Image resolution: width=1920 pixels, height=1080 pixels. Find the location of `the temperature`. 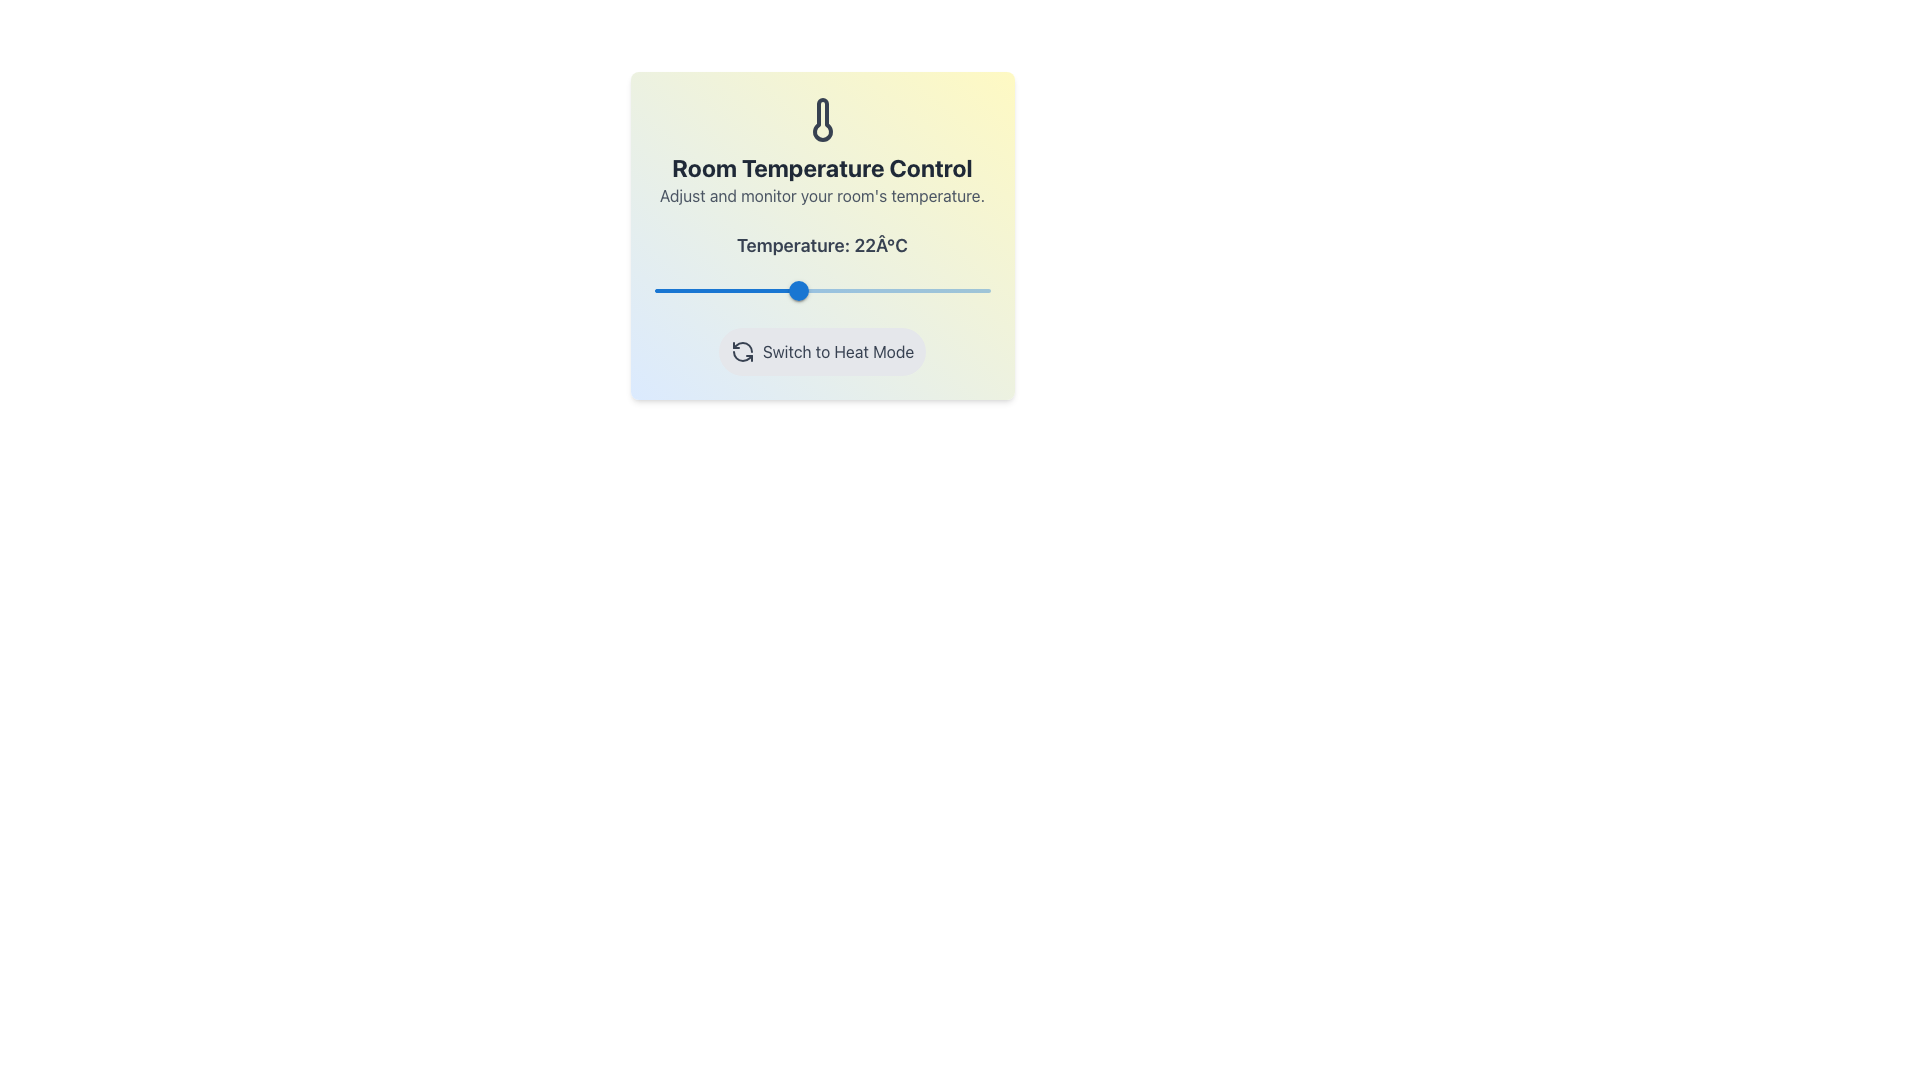

the temperature is located at coordinates (965, 290).